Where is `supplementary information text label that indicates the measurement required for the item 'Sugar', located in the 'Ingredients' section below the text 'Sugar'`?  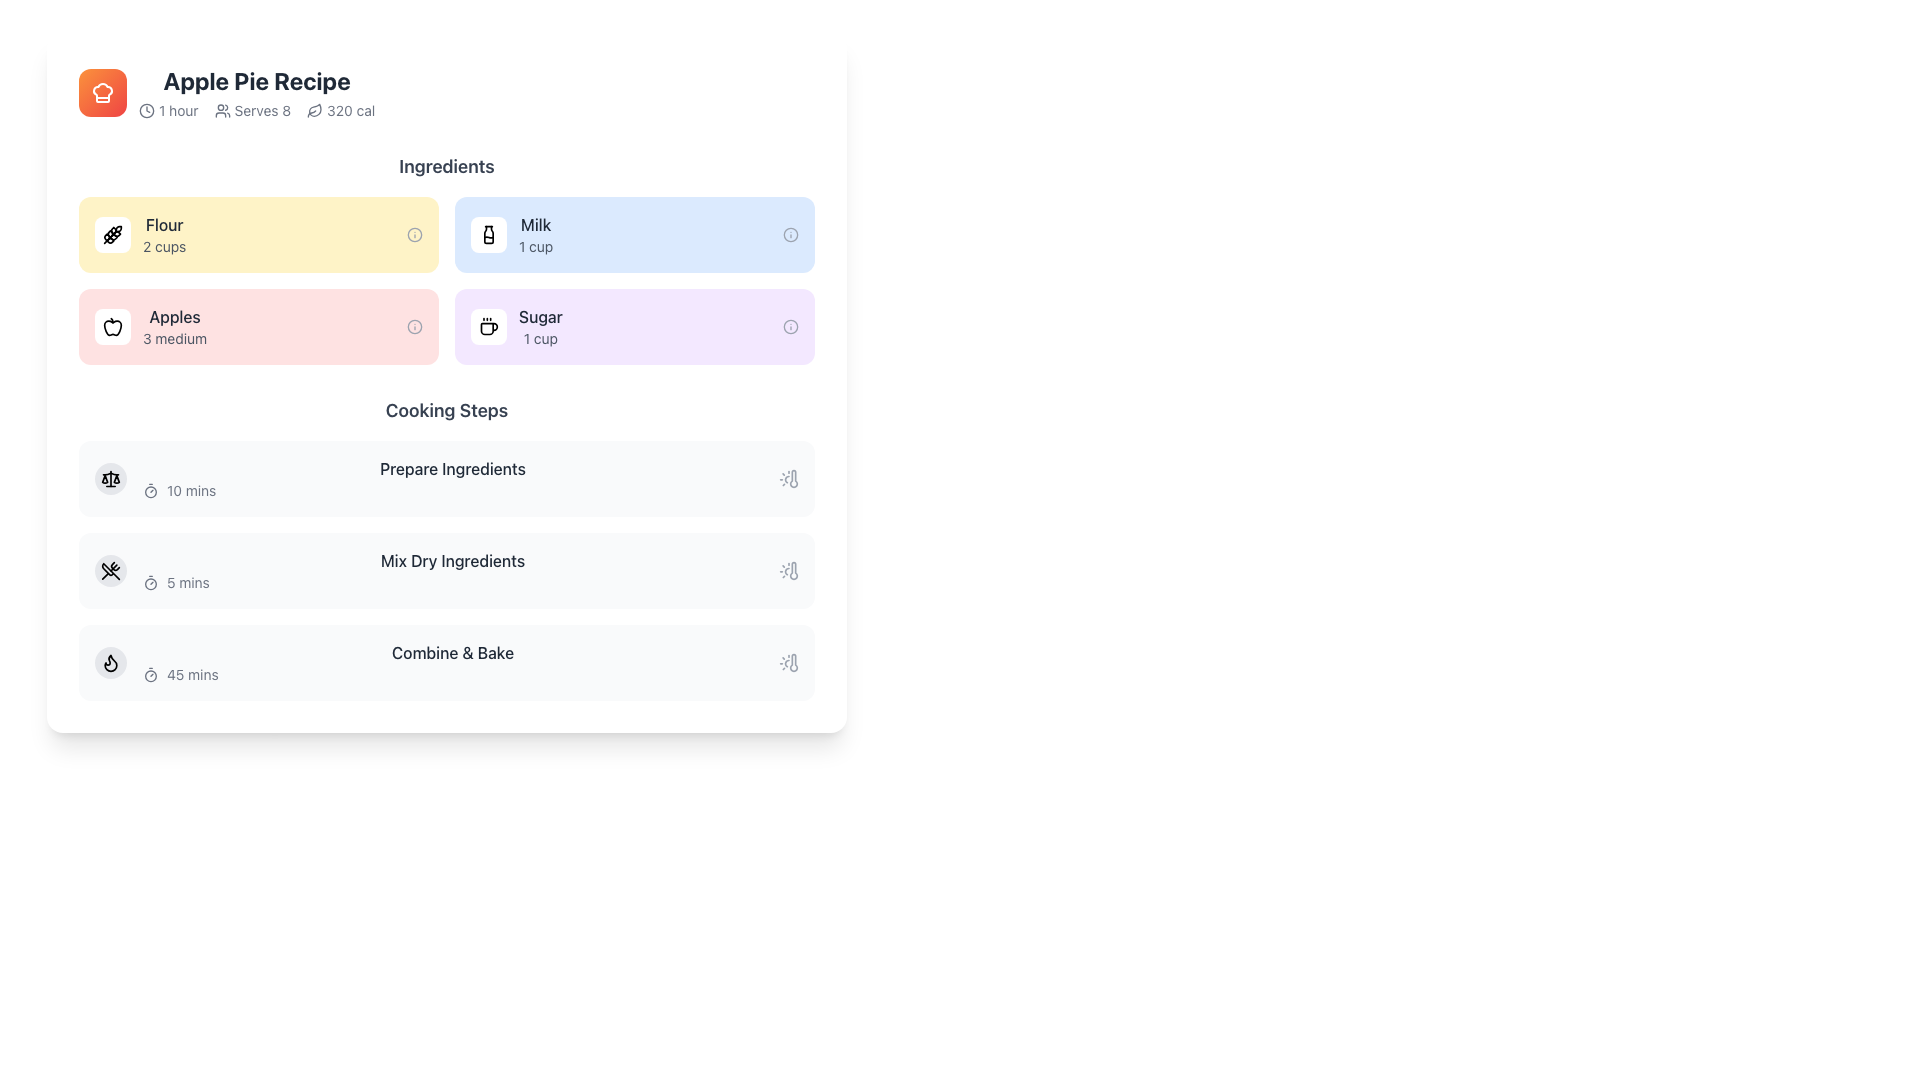
supplementary information text label that indicates the measurement required for the item 'Sugar', located in the 'Ingredients' section below the text 'Sugar' is located at coordinates (540, 338).